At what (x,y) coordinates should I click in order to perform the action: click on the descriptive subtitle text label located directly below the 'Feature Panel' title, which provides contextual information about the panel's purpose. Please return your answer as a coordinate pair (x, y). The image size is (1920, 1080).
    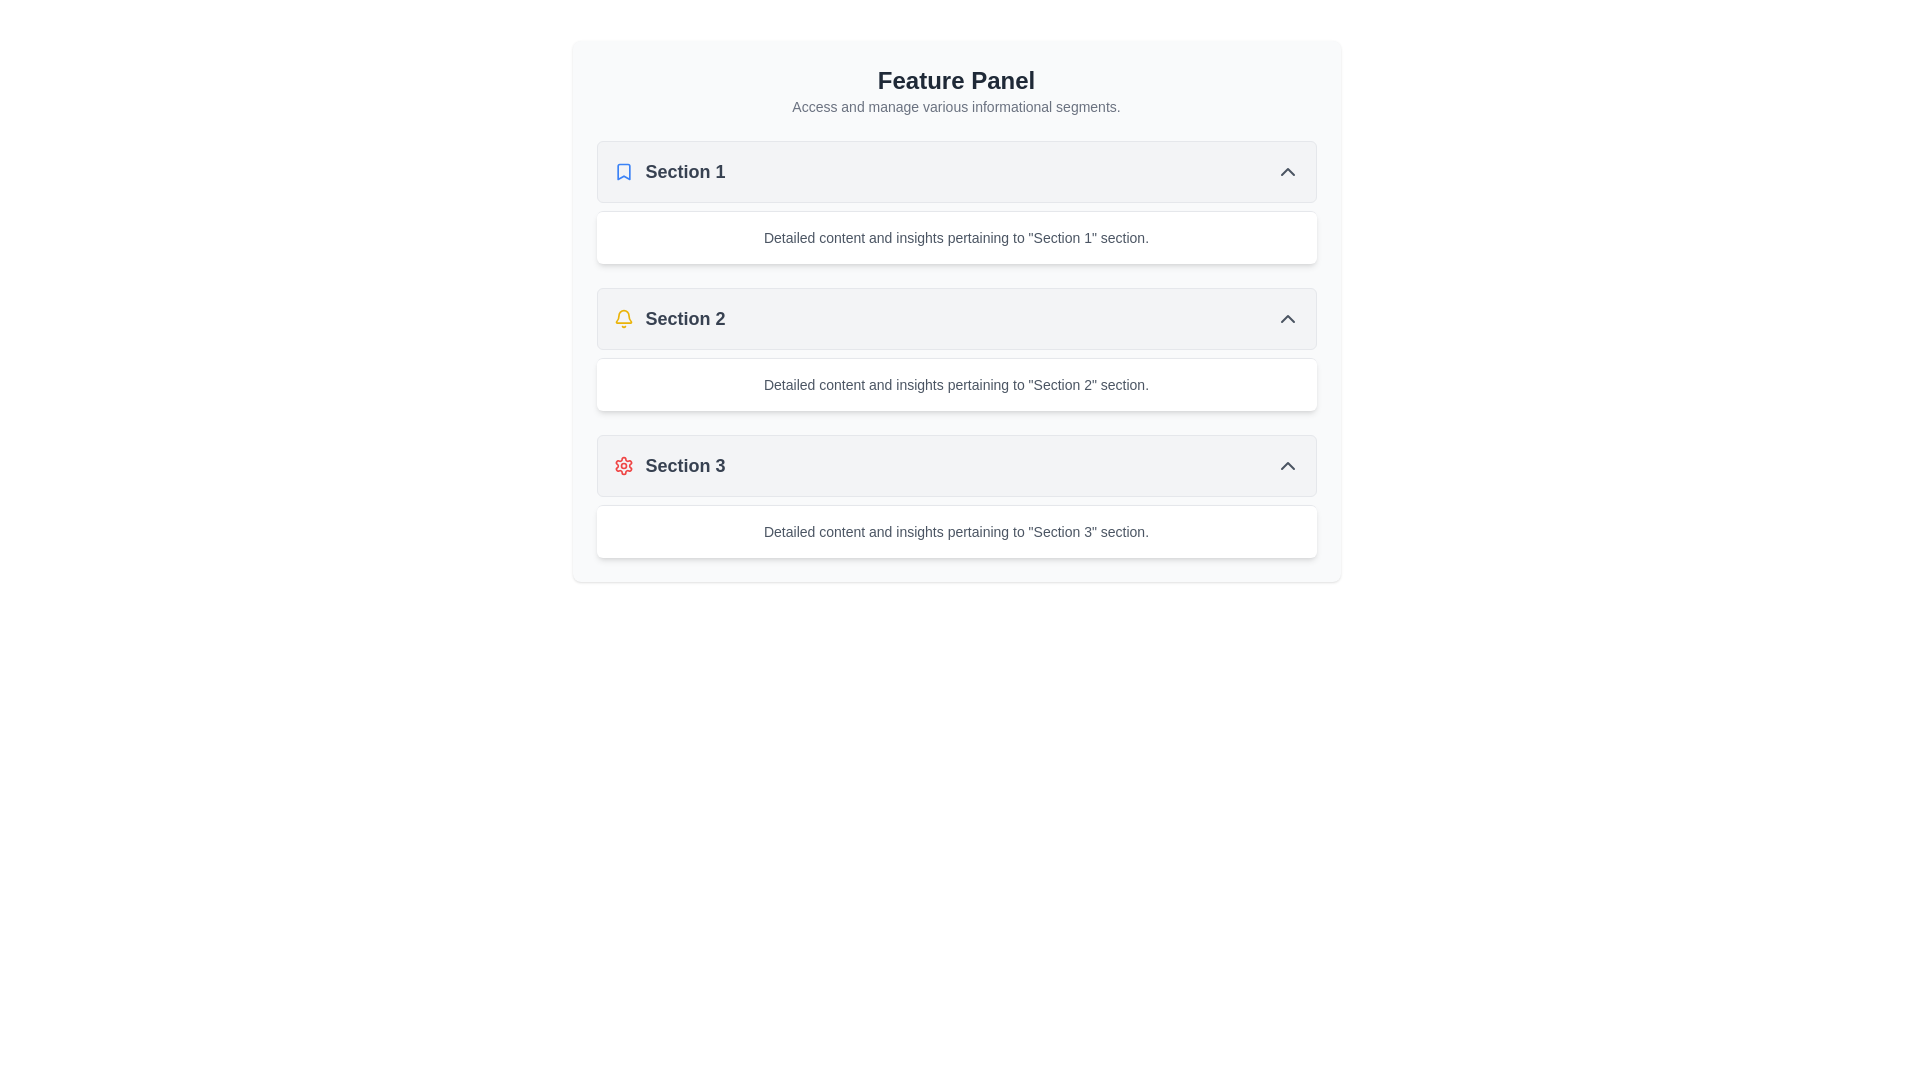
    Looking at the image, I should click on (955, 107).